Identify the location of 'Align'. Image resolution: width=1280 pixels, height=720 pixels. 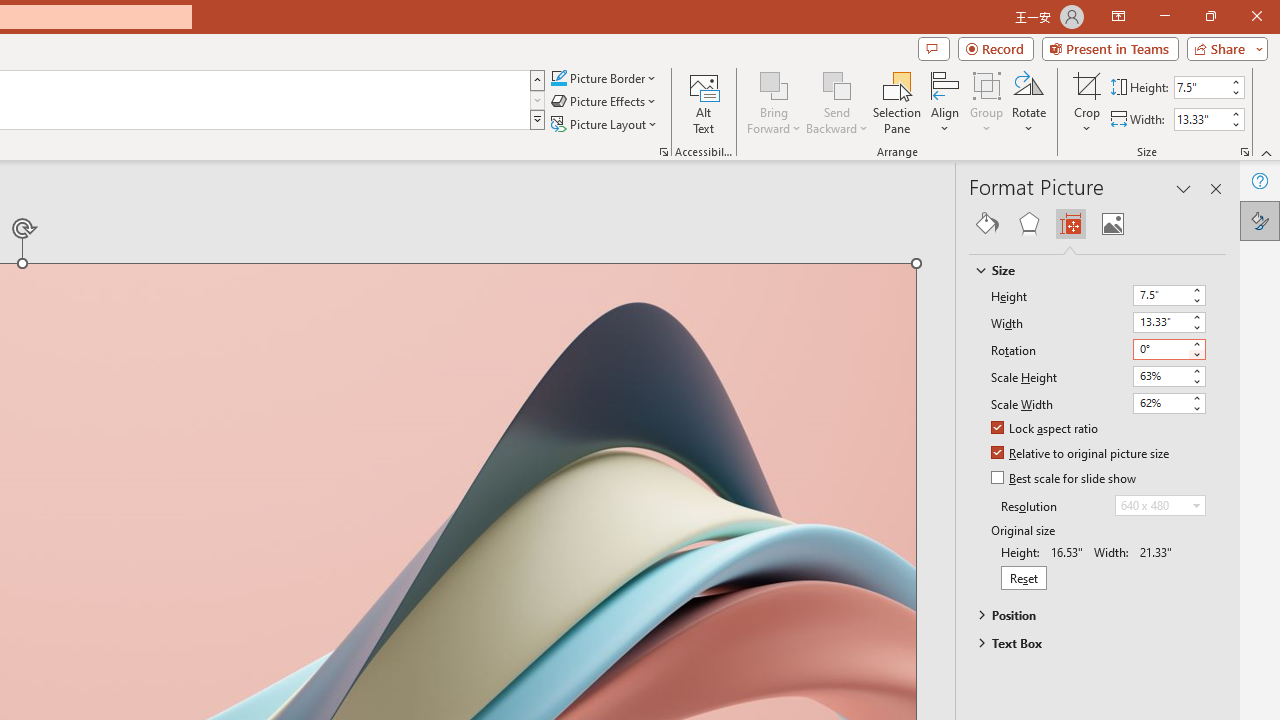
(944, 103).